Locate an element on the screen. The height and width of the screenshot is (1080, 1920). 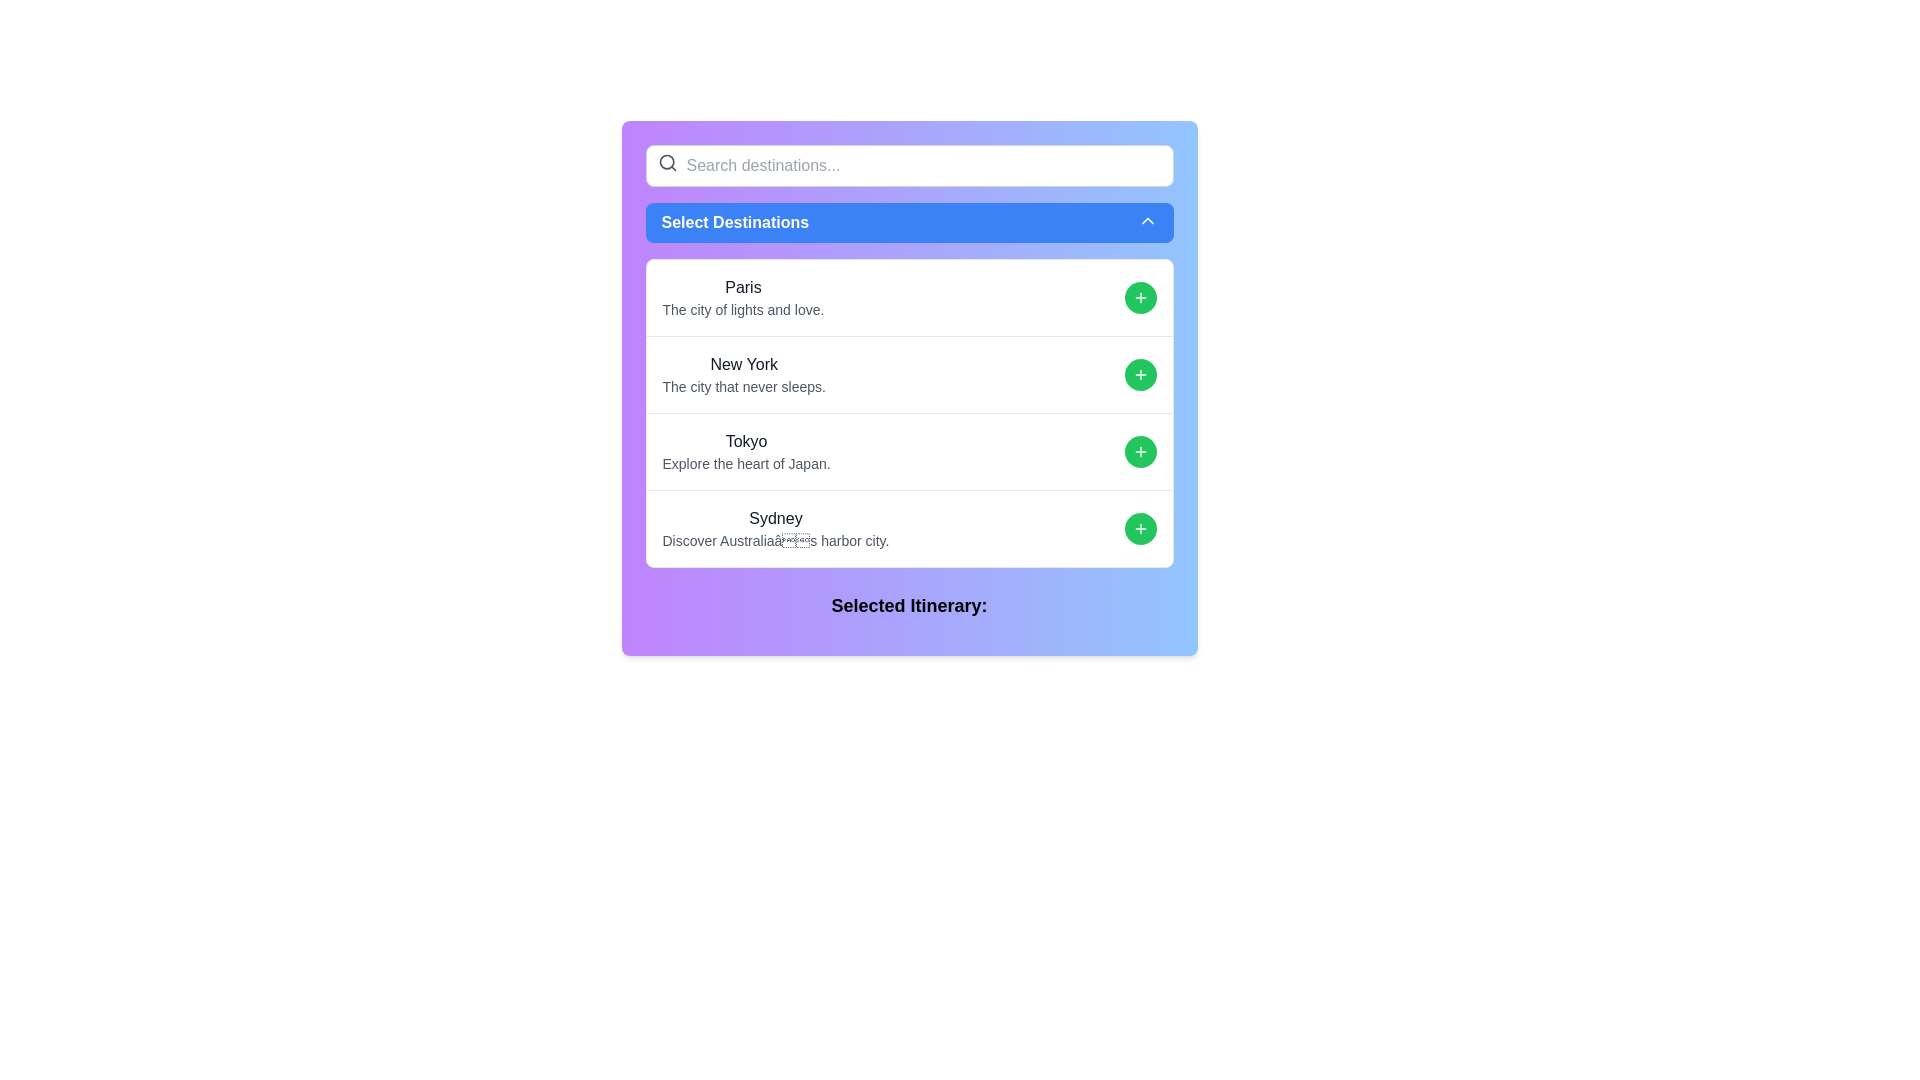
the bold text label displaying 'New York' is located at coordinates (743, 365).